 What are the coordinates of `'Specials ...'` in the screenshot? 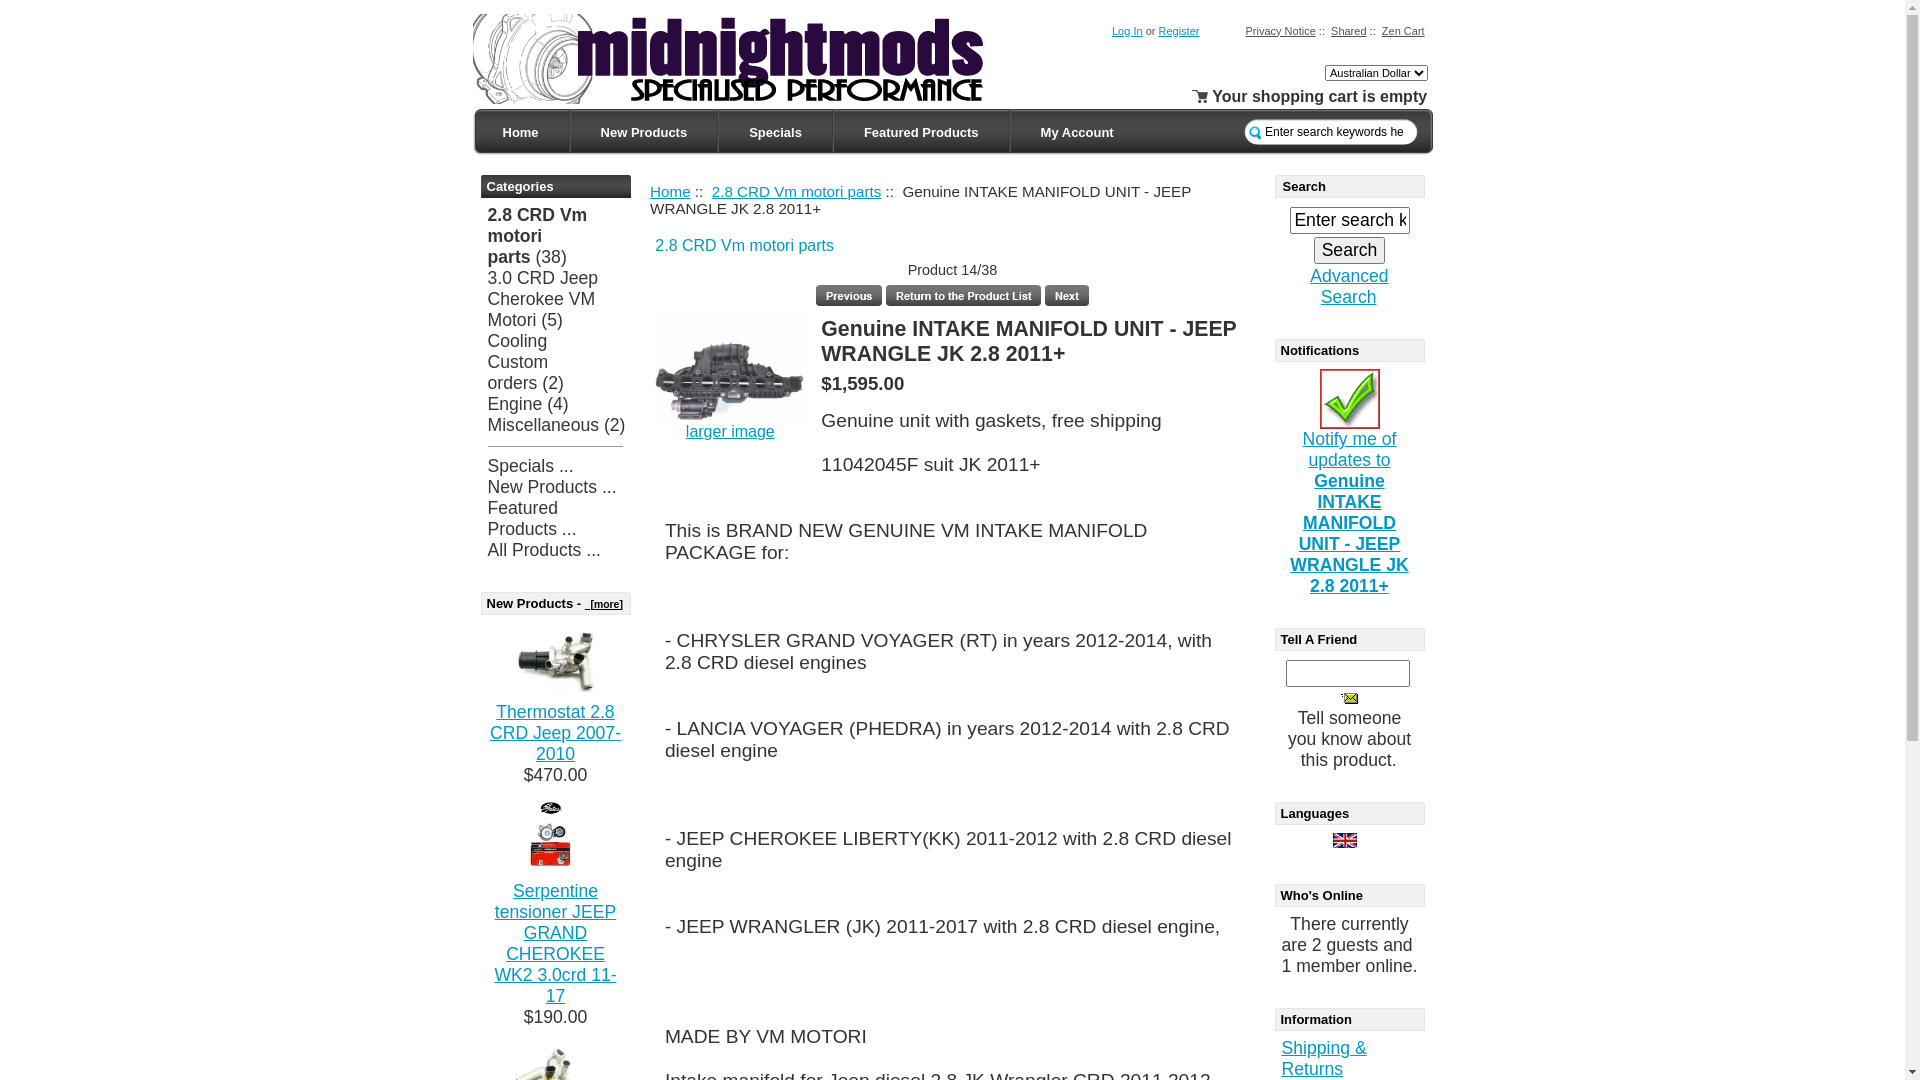 It's located at (531, 466).